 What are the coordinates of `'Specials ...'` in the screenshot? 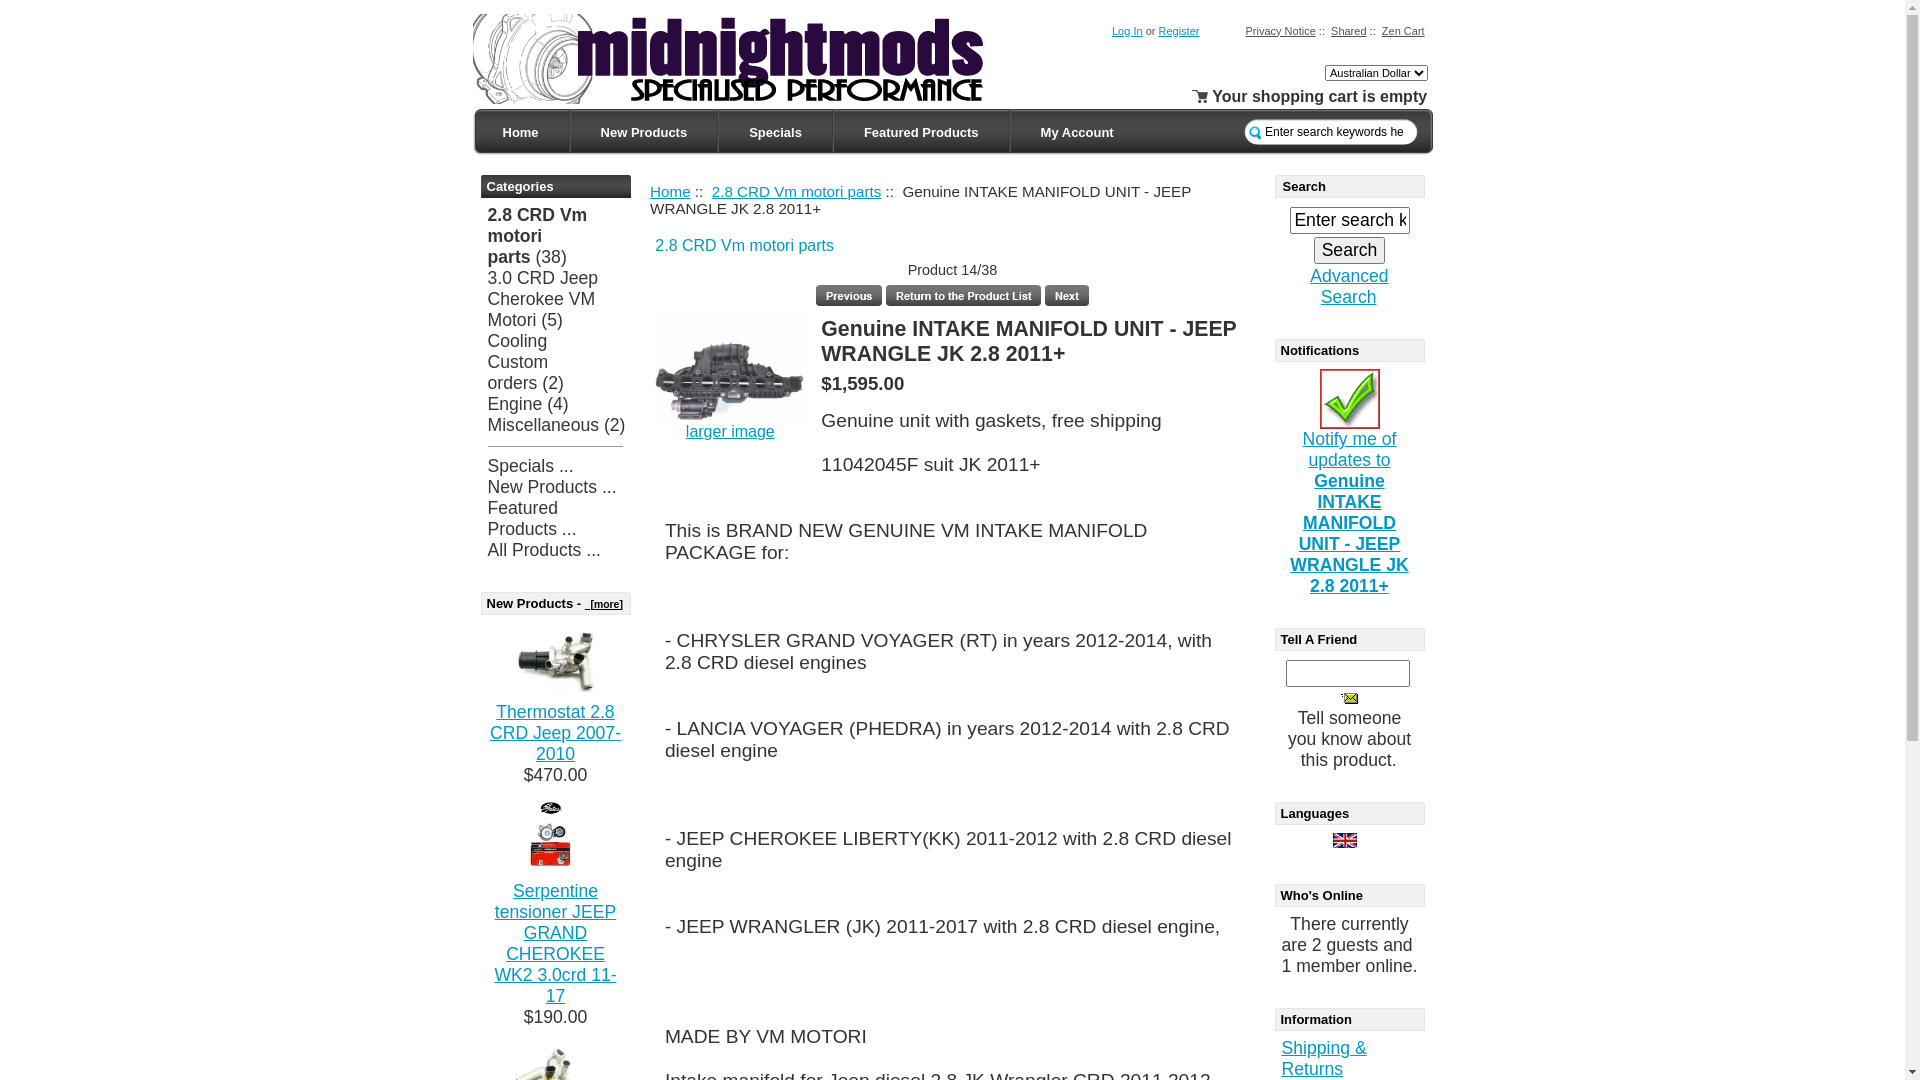 It's located at (531, 466).